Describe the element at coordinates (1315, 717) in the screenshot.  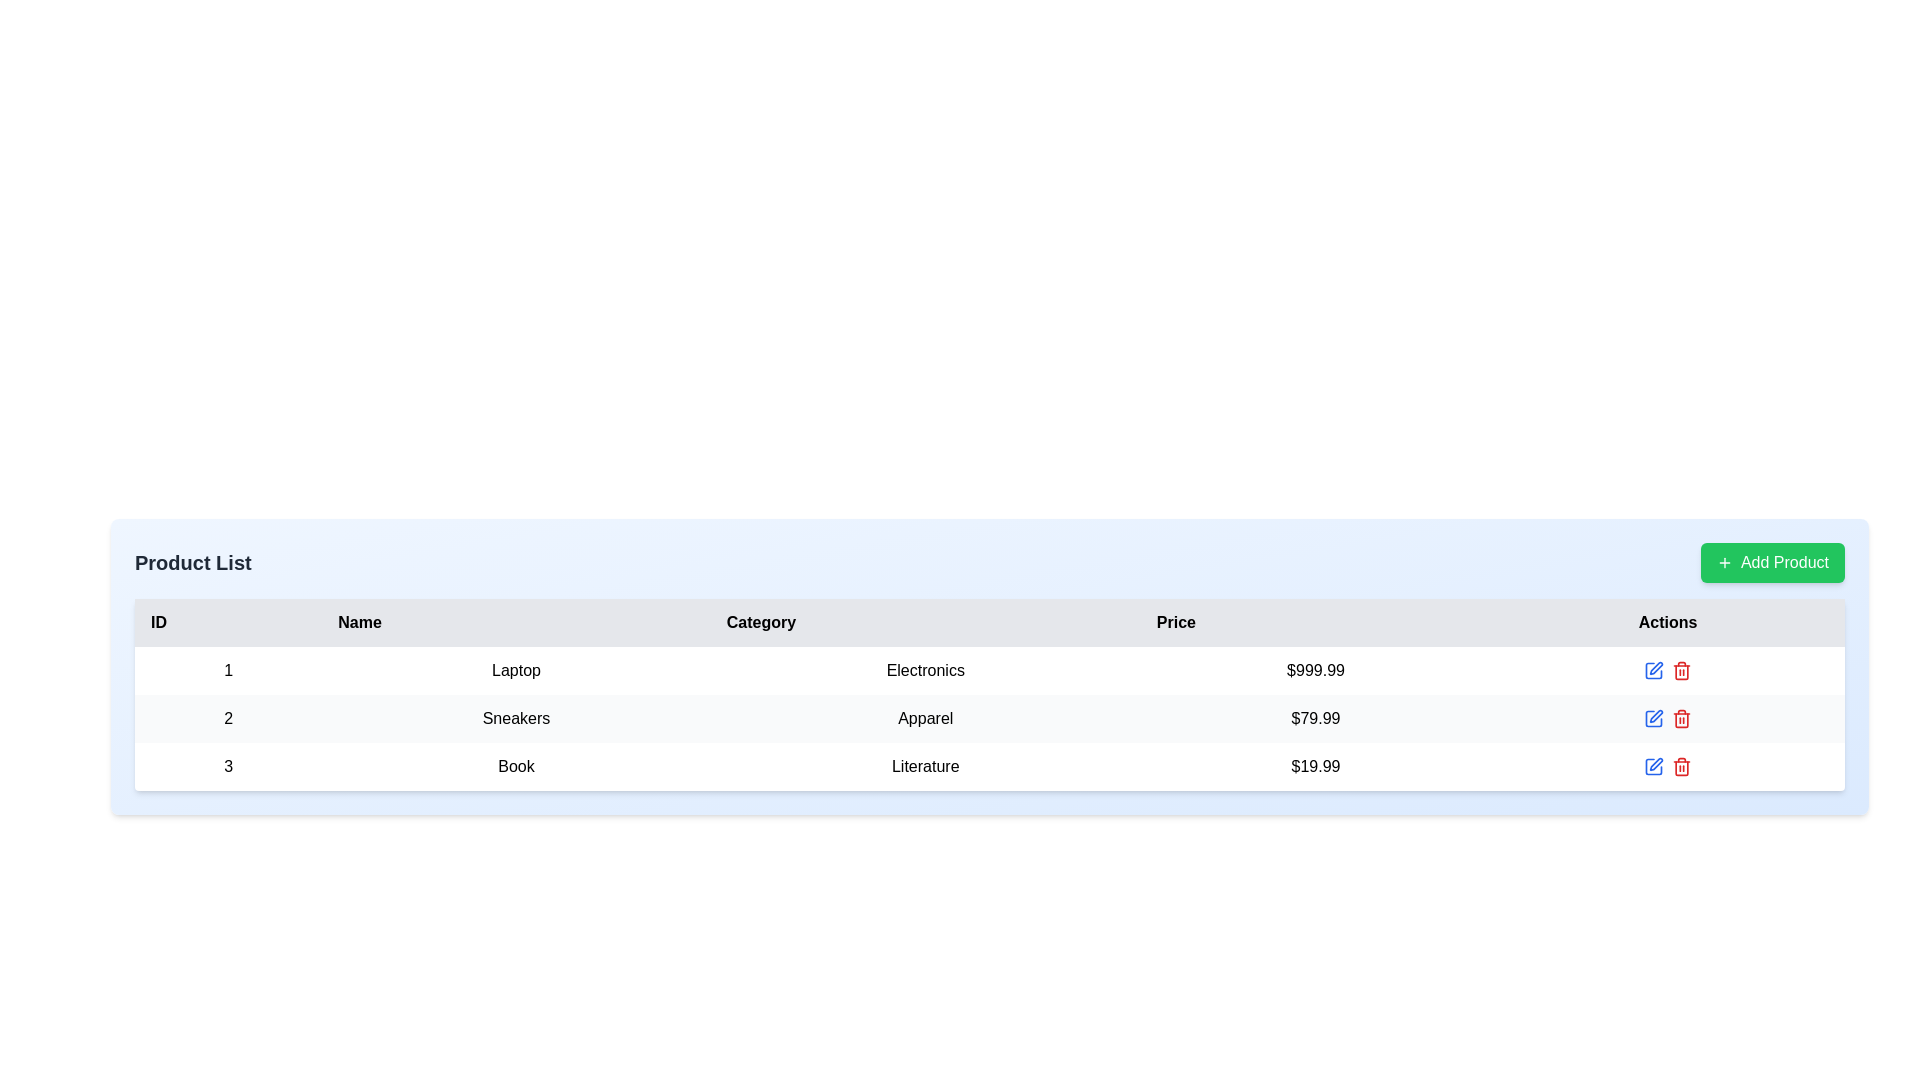
I see `the stylized text displaying '$79.99' in black font, located in the fourth column of the second row of the table indicating the price for 'Sneakers' in the 'Apparel' category` at that location.